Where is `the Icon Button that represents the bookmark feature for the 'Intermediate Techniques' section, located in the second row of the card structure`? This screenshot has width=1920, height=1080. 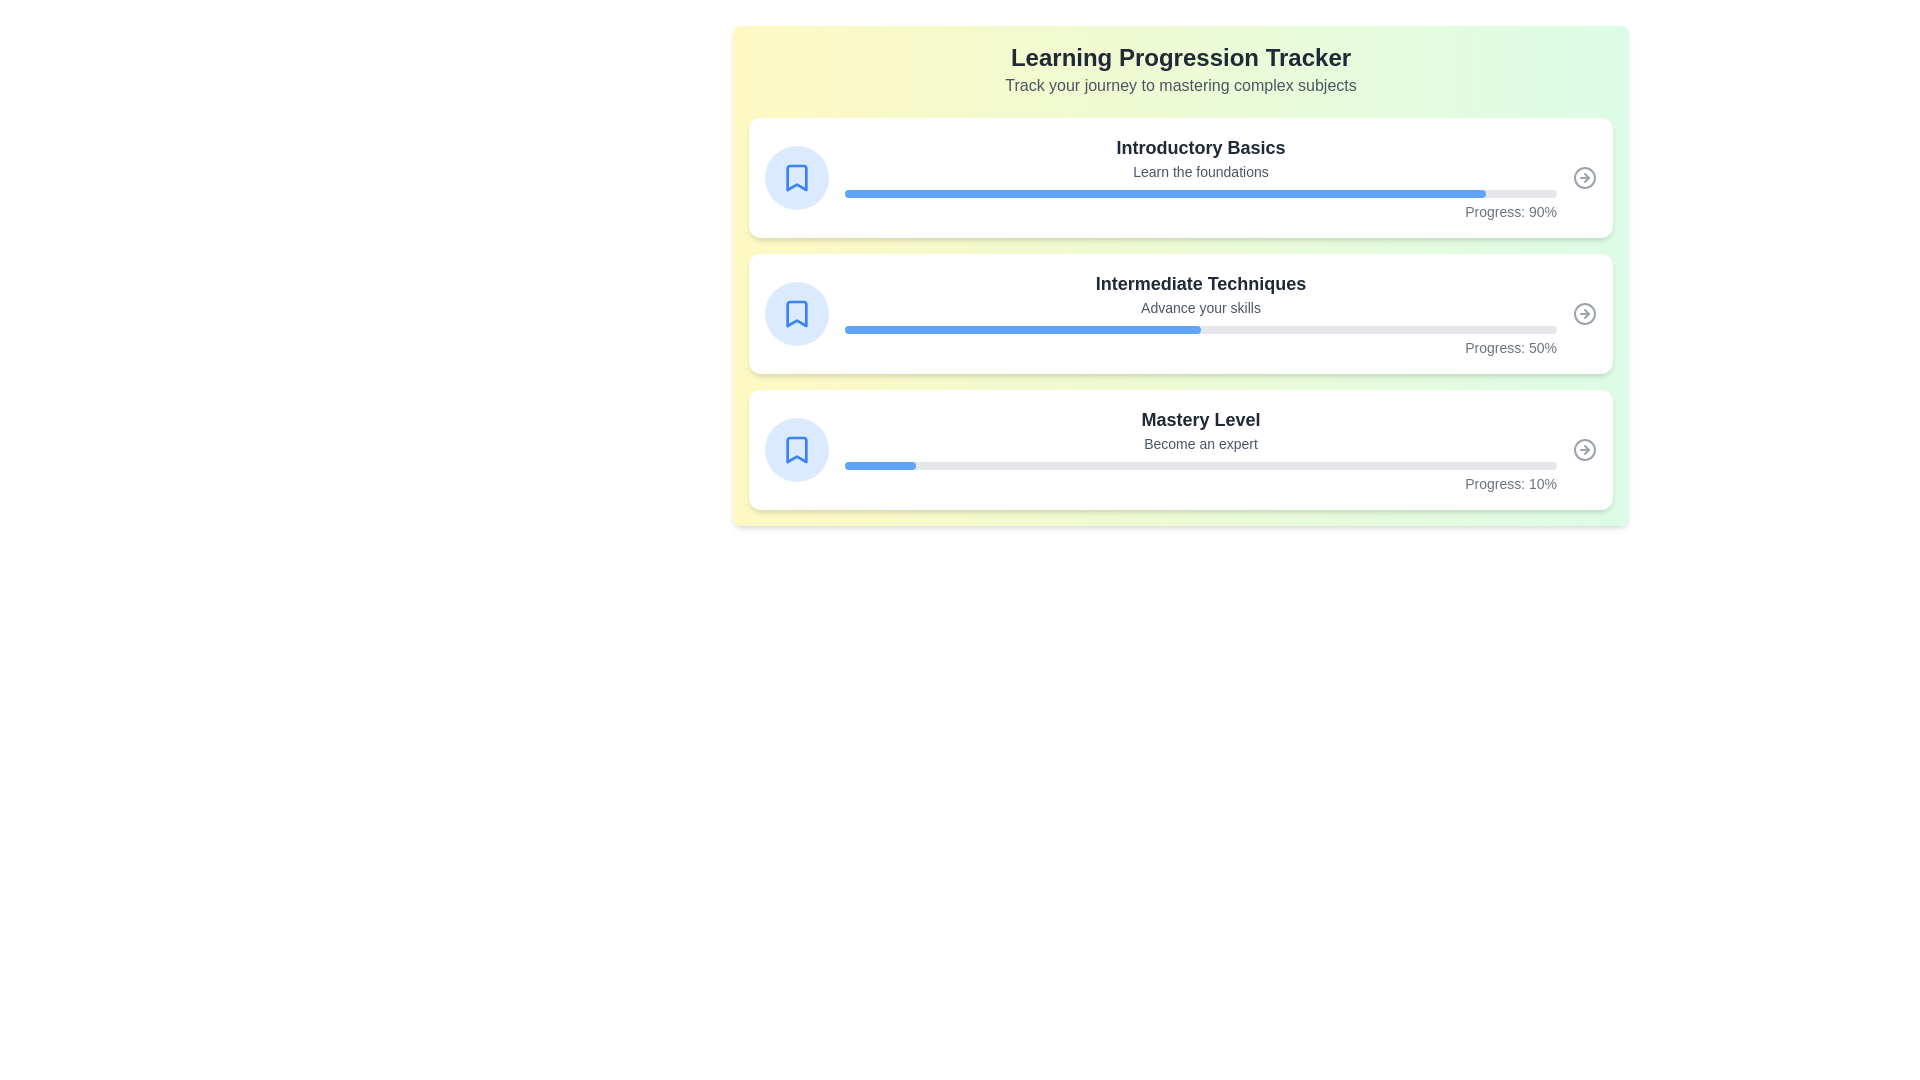
the Icon Button that represents the bookmark feature for the 'Intermediate Techniques' section, located in the second row of the card structure is located at coordinates (795, 313).